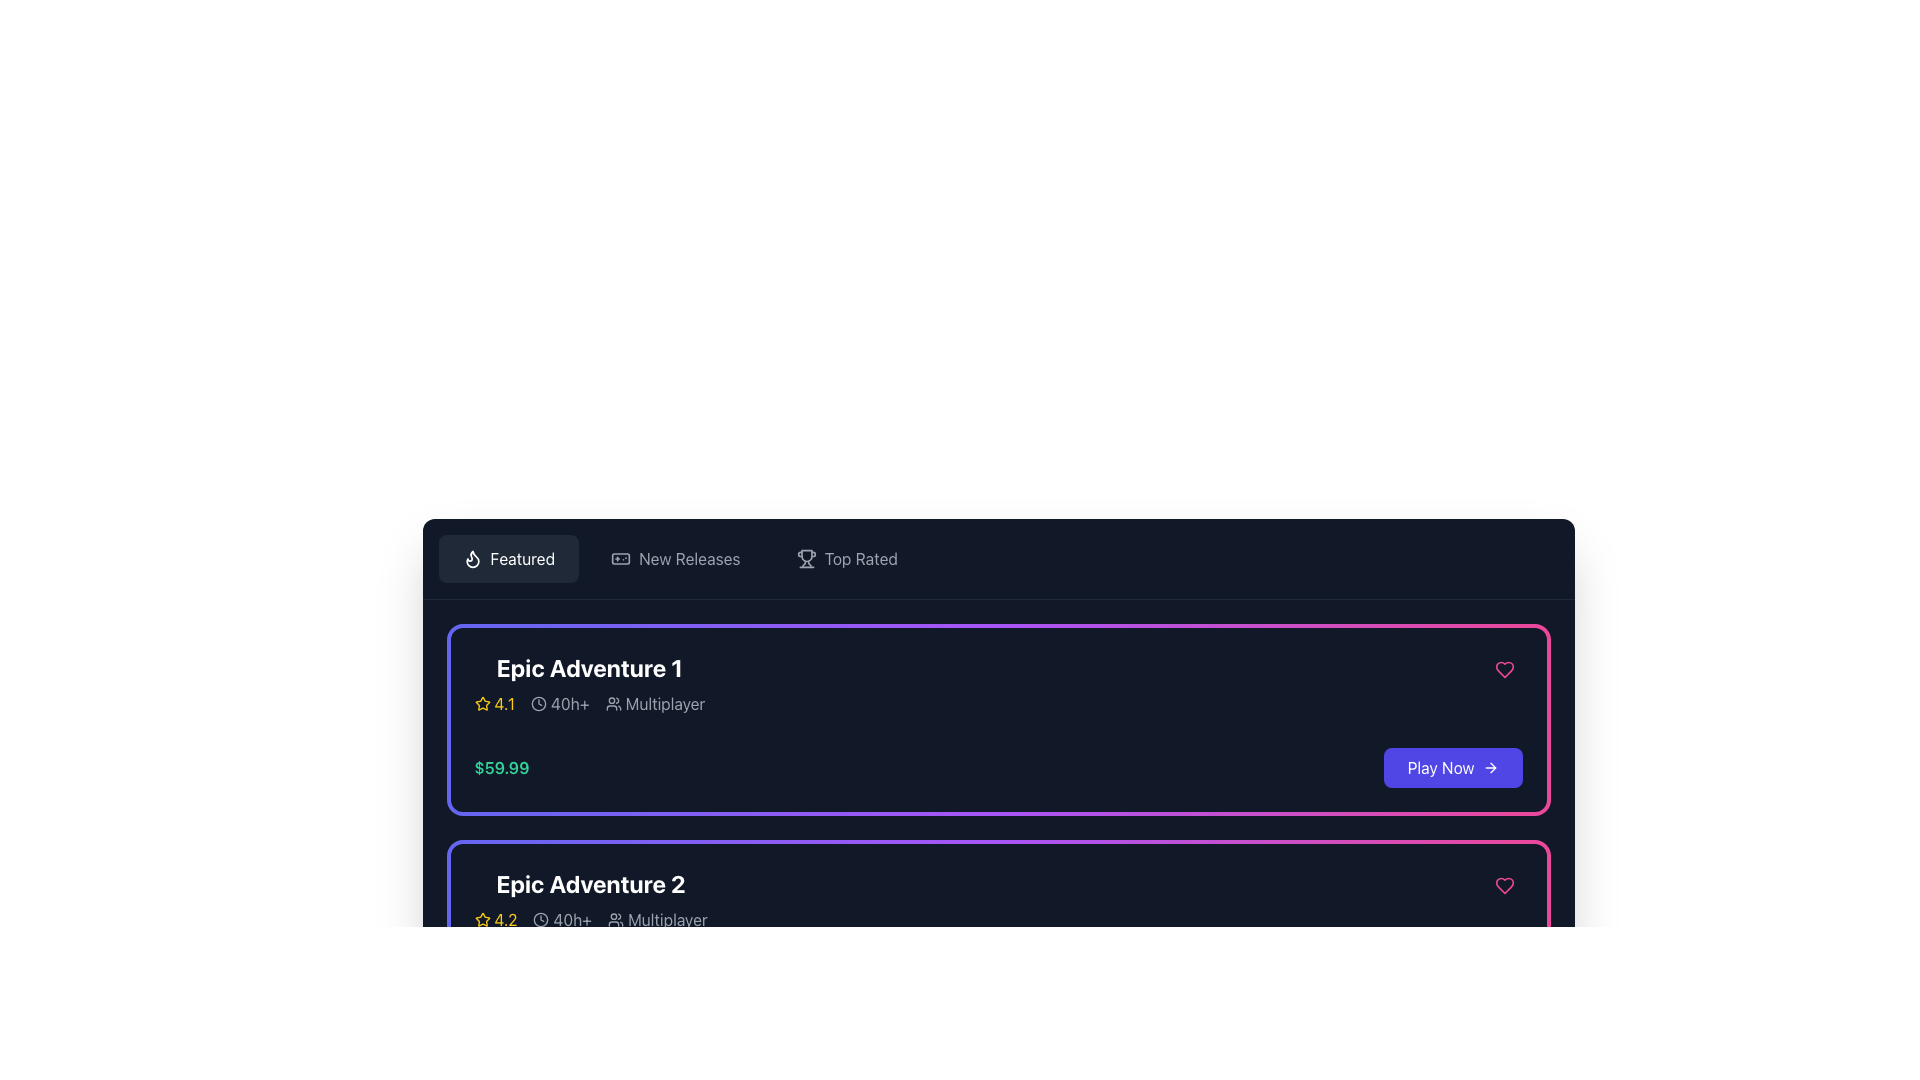  I want to click on the first button in the horizontal navigation bar, so click(508, 559).